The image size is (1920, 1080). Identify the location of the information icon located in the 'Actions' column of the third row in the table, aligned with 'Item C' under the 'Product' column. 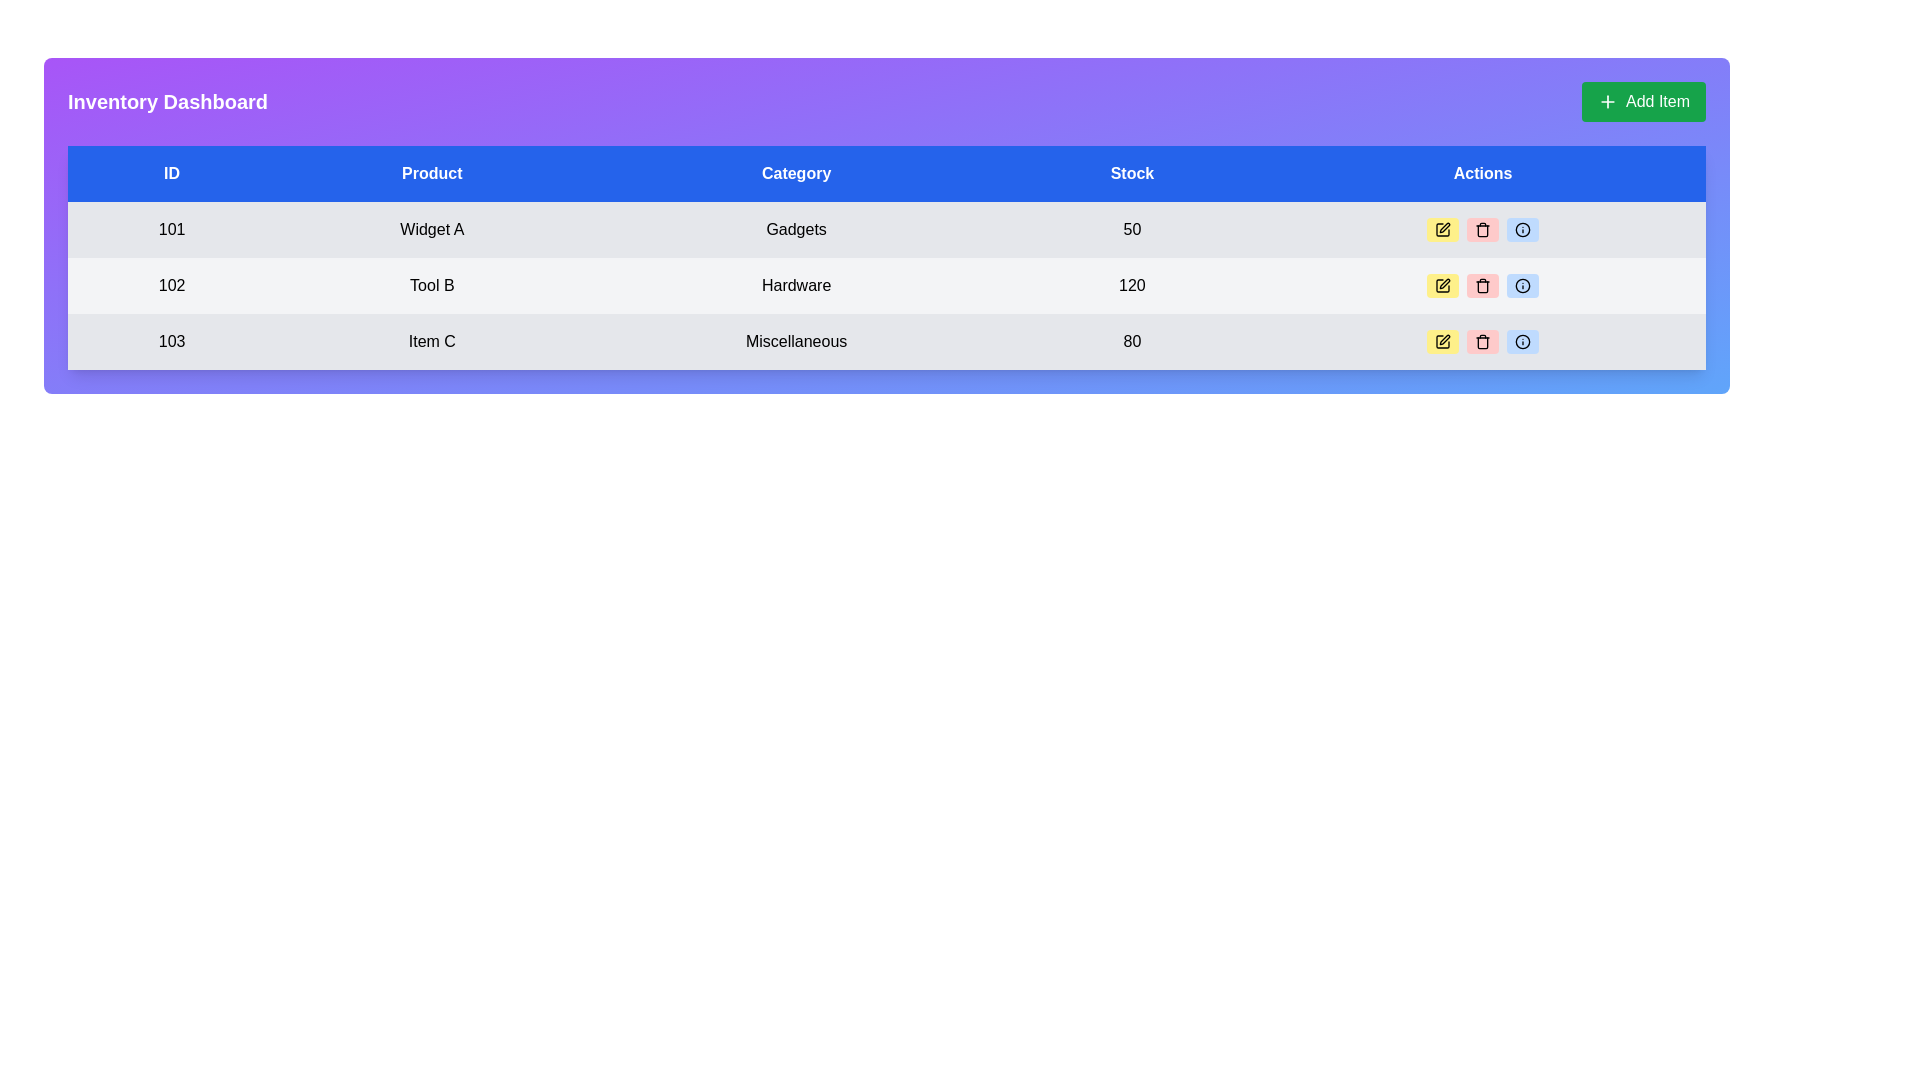
(1521, 285).